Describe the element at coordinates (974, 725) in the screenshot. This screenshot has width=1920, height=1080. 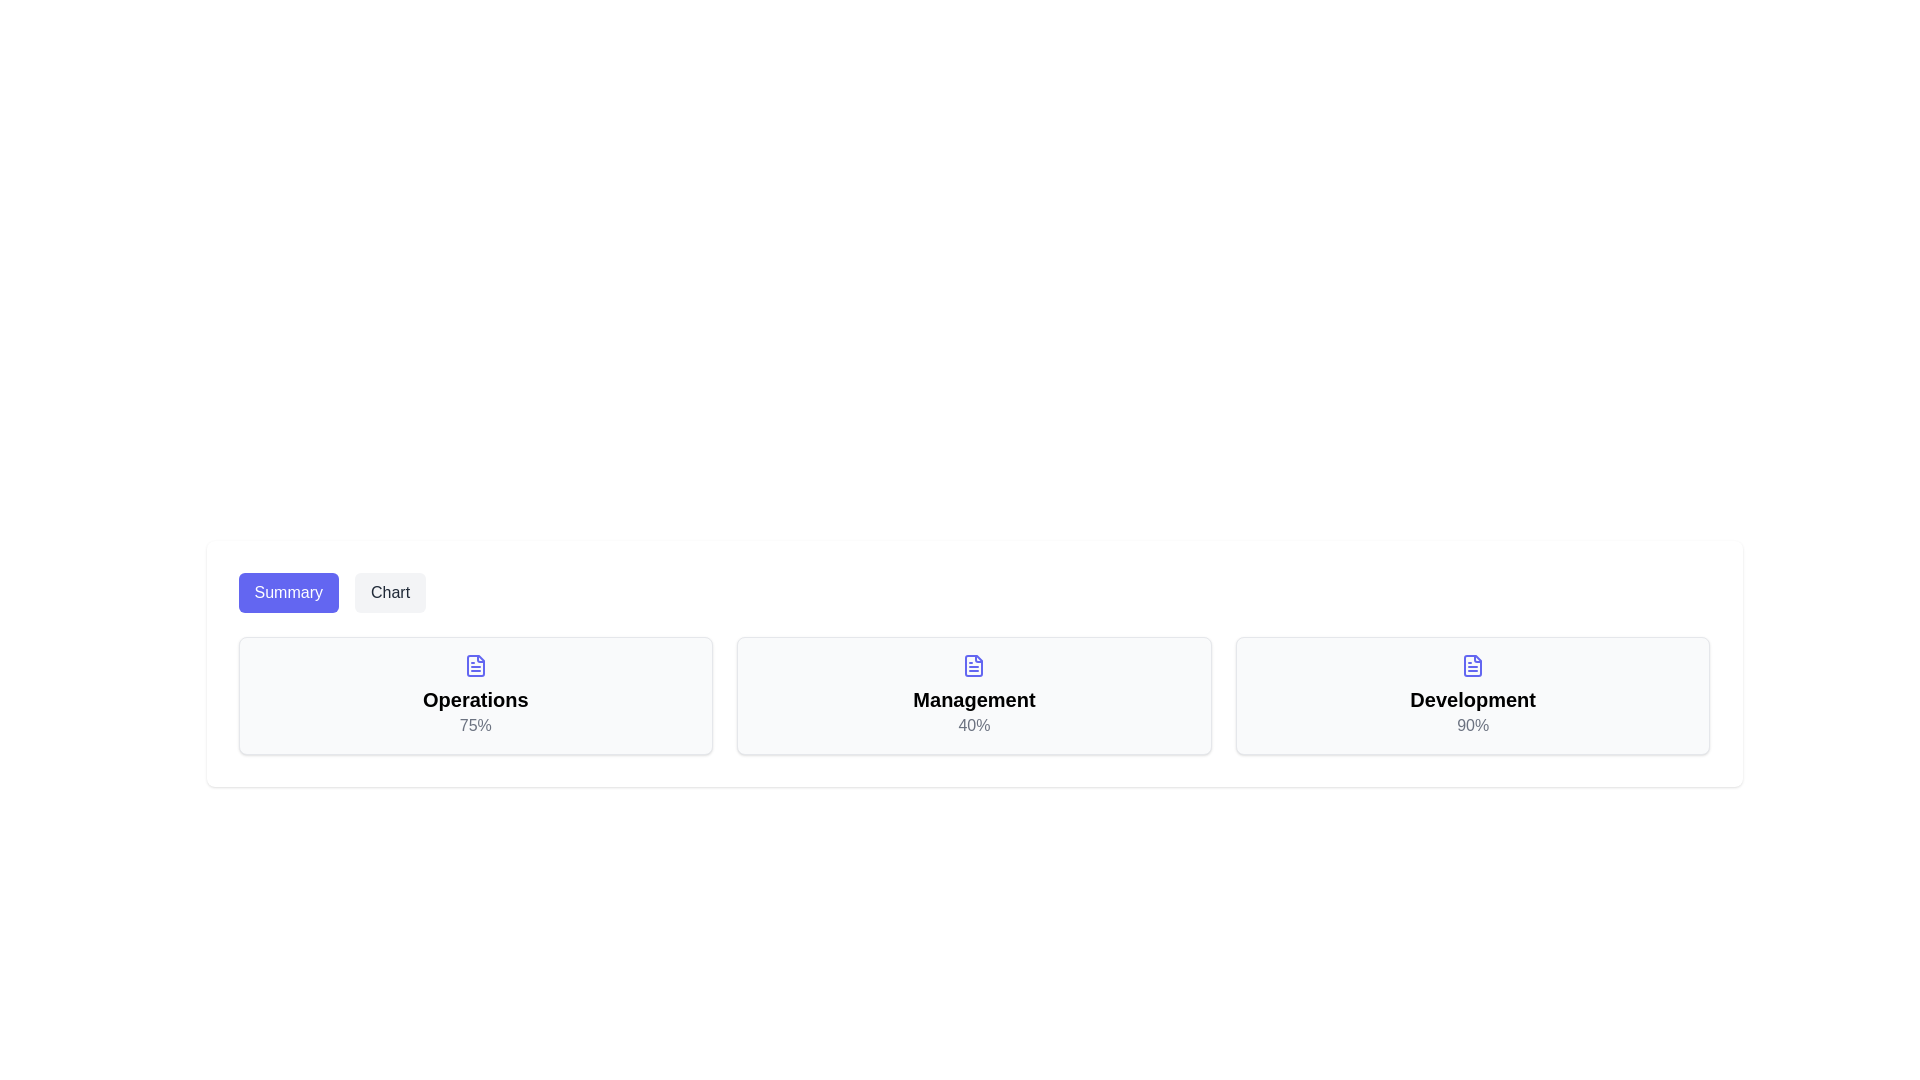
I see `the gray text element displaying '40%' located at the bottom of the 'Management' card` at that location.